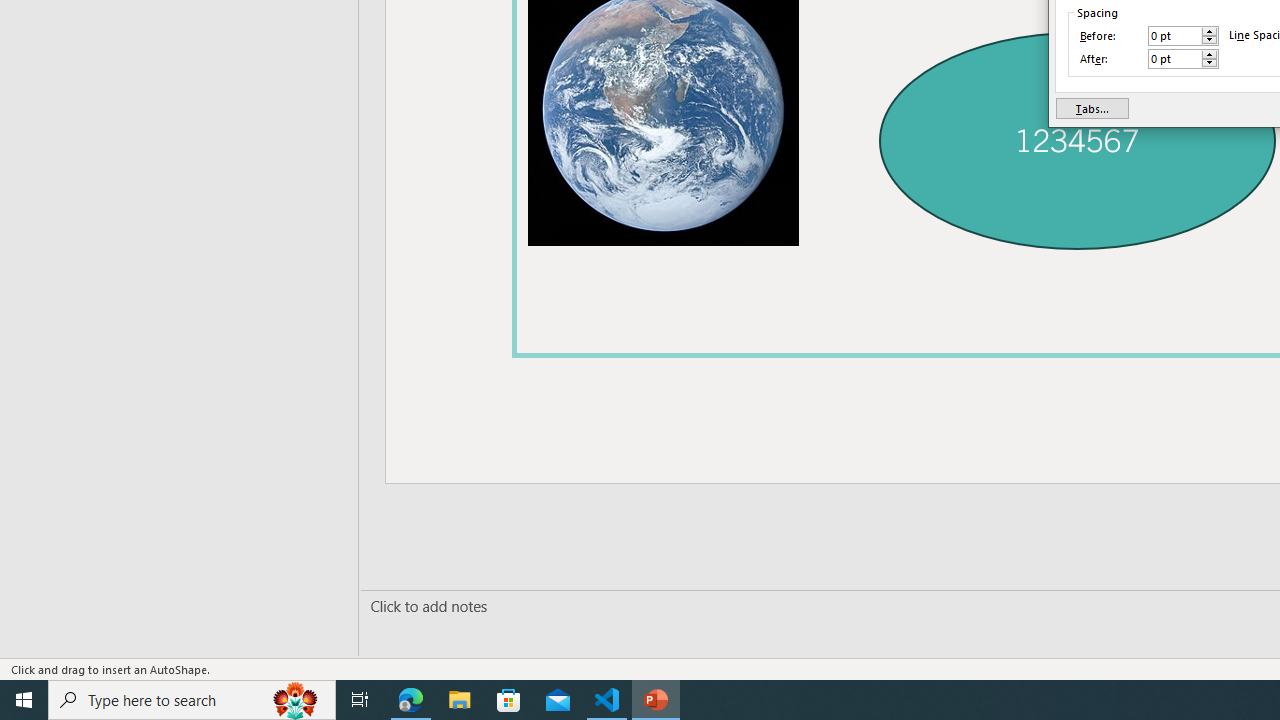 The width and height of the screenshot is (1280, 720). I want to click on 'After', so click(1175, 57).